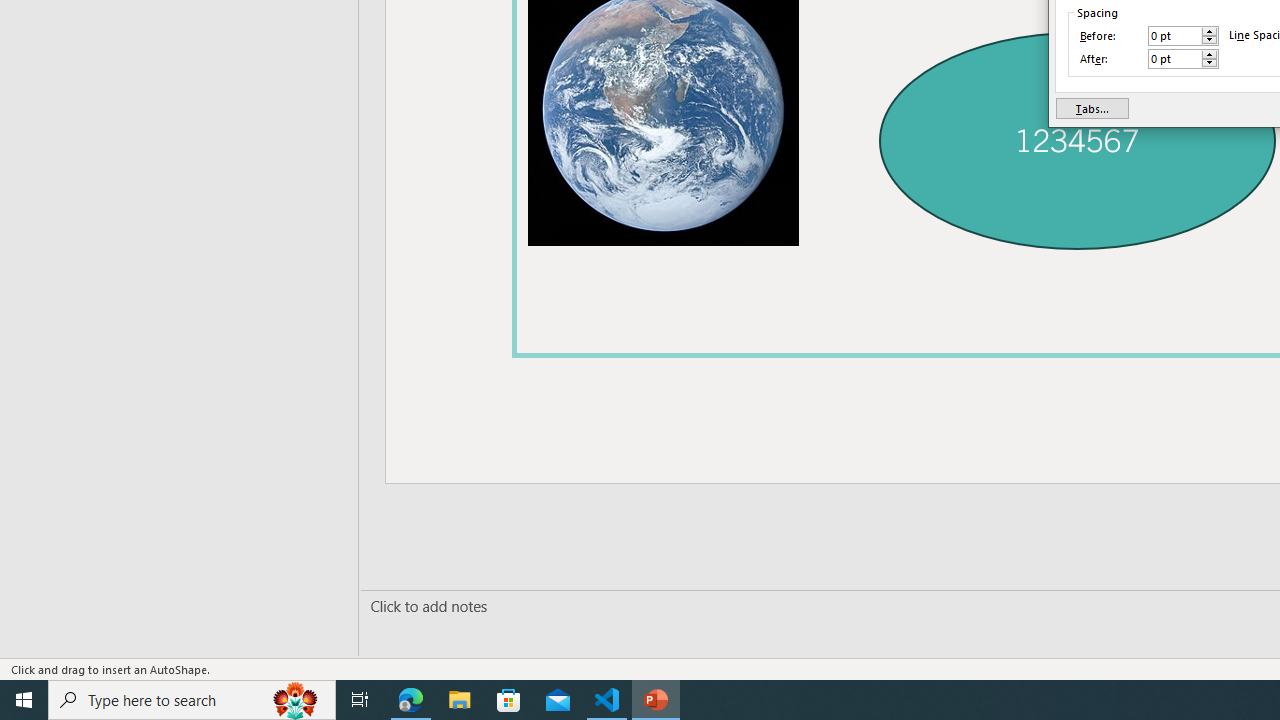 The width and height of the screenshot is (1280, 720). I want to click on 'After', so click(1175, 57).